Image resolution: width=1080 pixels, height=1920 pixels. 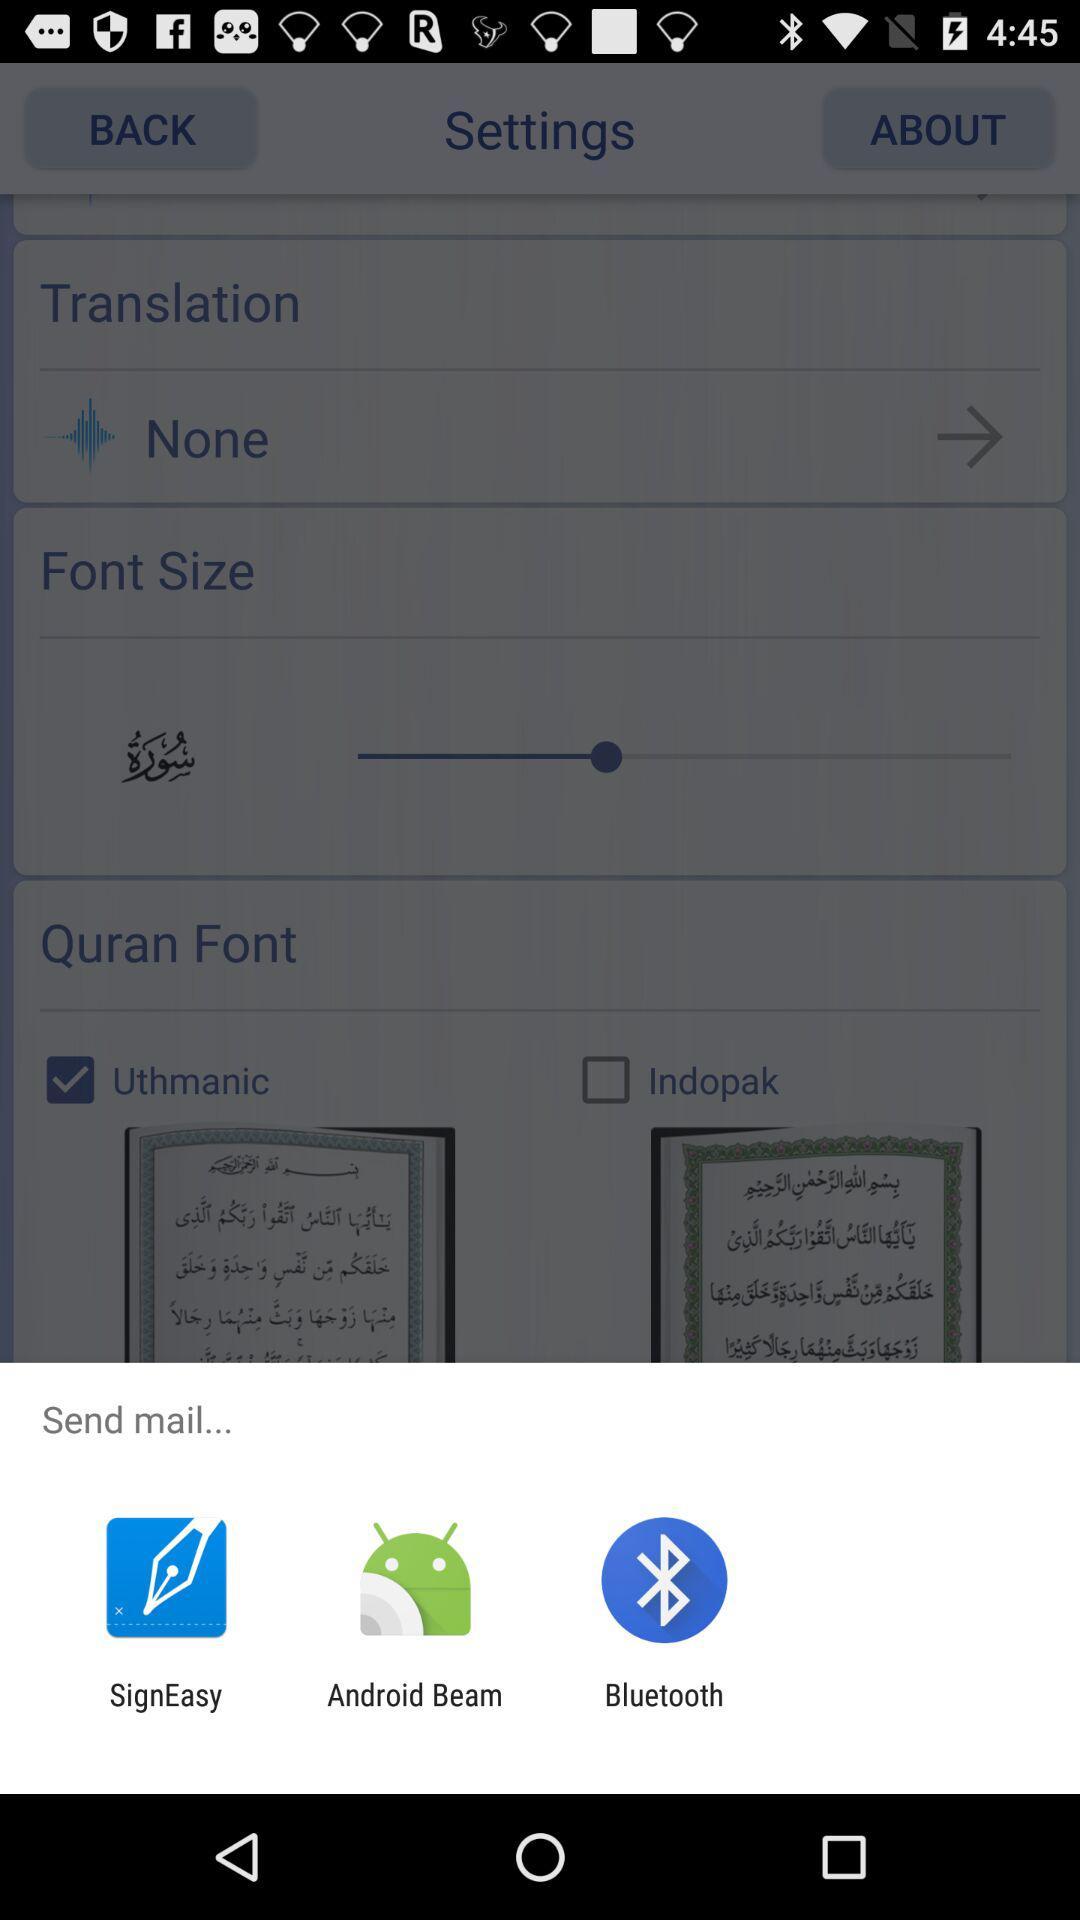 What do you see at coordinates (165, 1711) in the screenshot?
I see `icon to the left of android beam` at bounding box center [165, 1711].